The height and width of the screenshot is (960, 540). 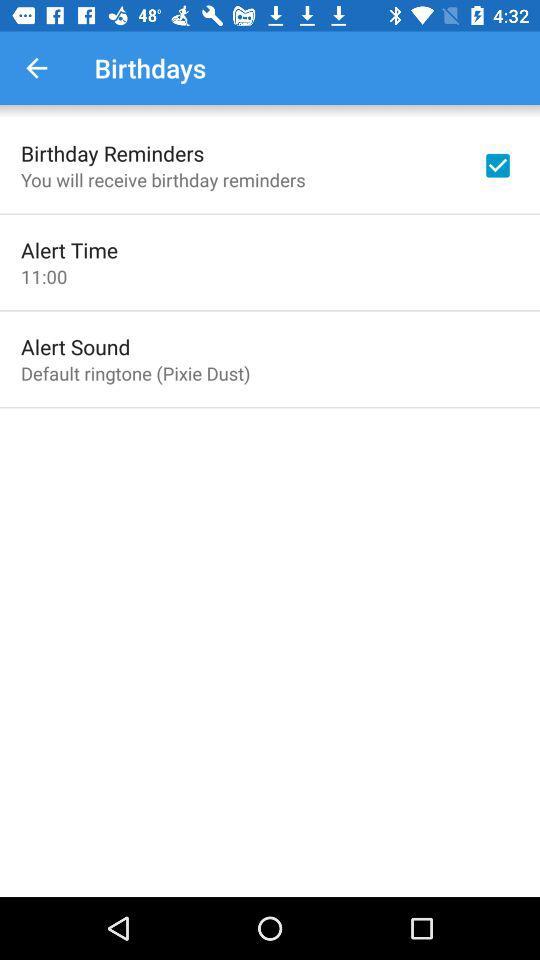 What do you see at coordinates (36, 68) in the screenshot?
I see `item to the left of the birthdays icon` at bounding box center [36, 68].